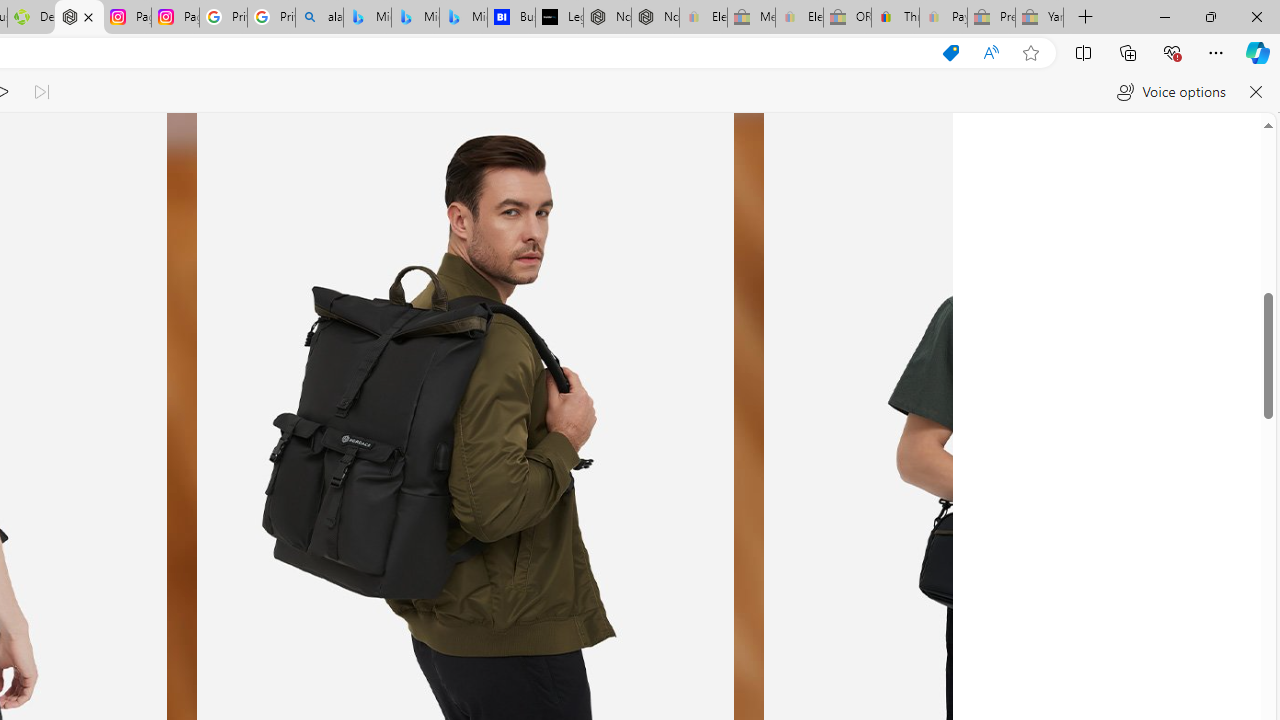  I want to click on 'Microsoft Bing Travel - Flights from Hong Kong to Bangkok', so click(367, 17).